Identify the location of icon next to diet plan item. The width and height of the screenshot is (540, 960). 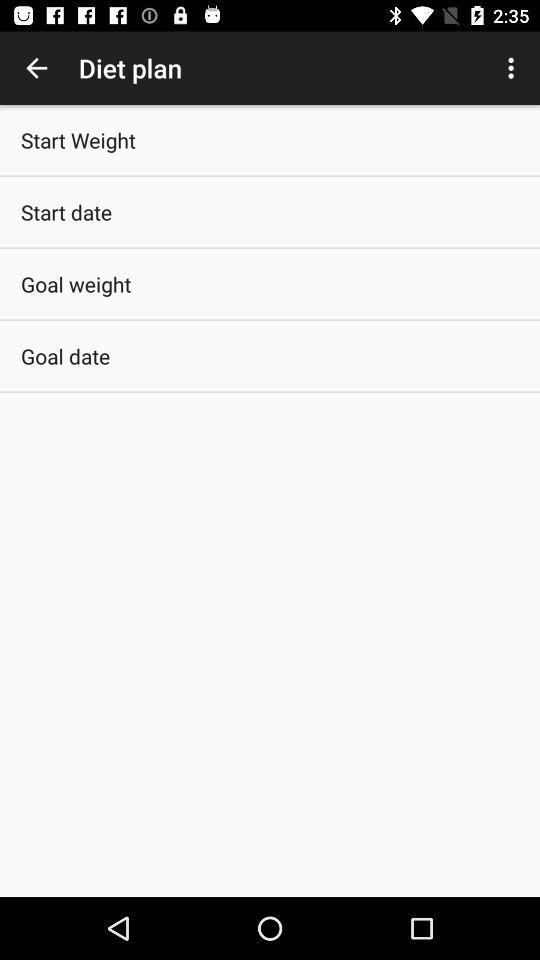
(513, 68).